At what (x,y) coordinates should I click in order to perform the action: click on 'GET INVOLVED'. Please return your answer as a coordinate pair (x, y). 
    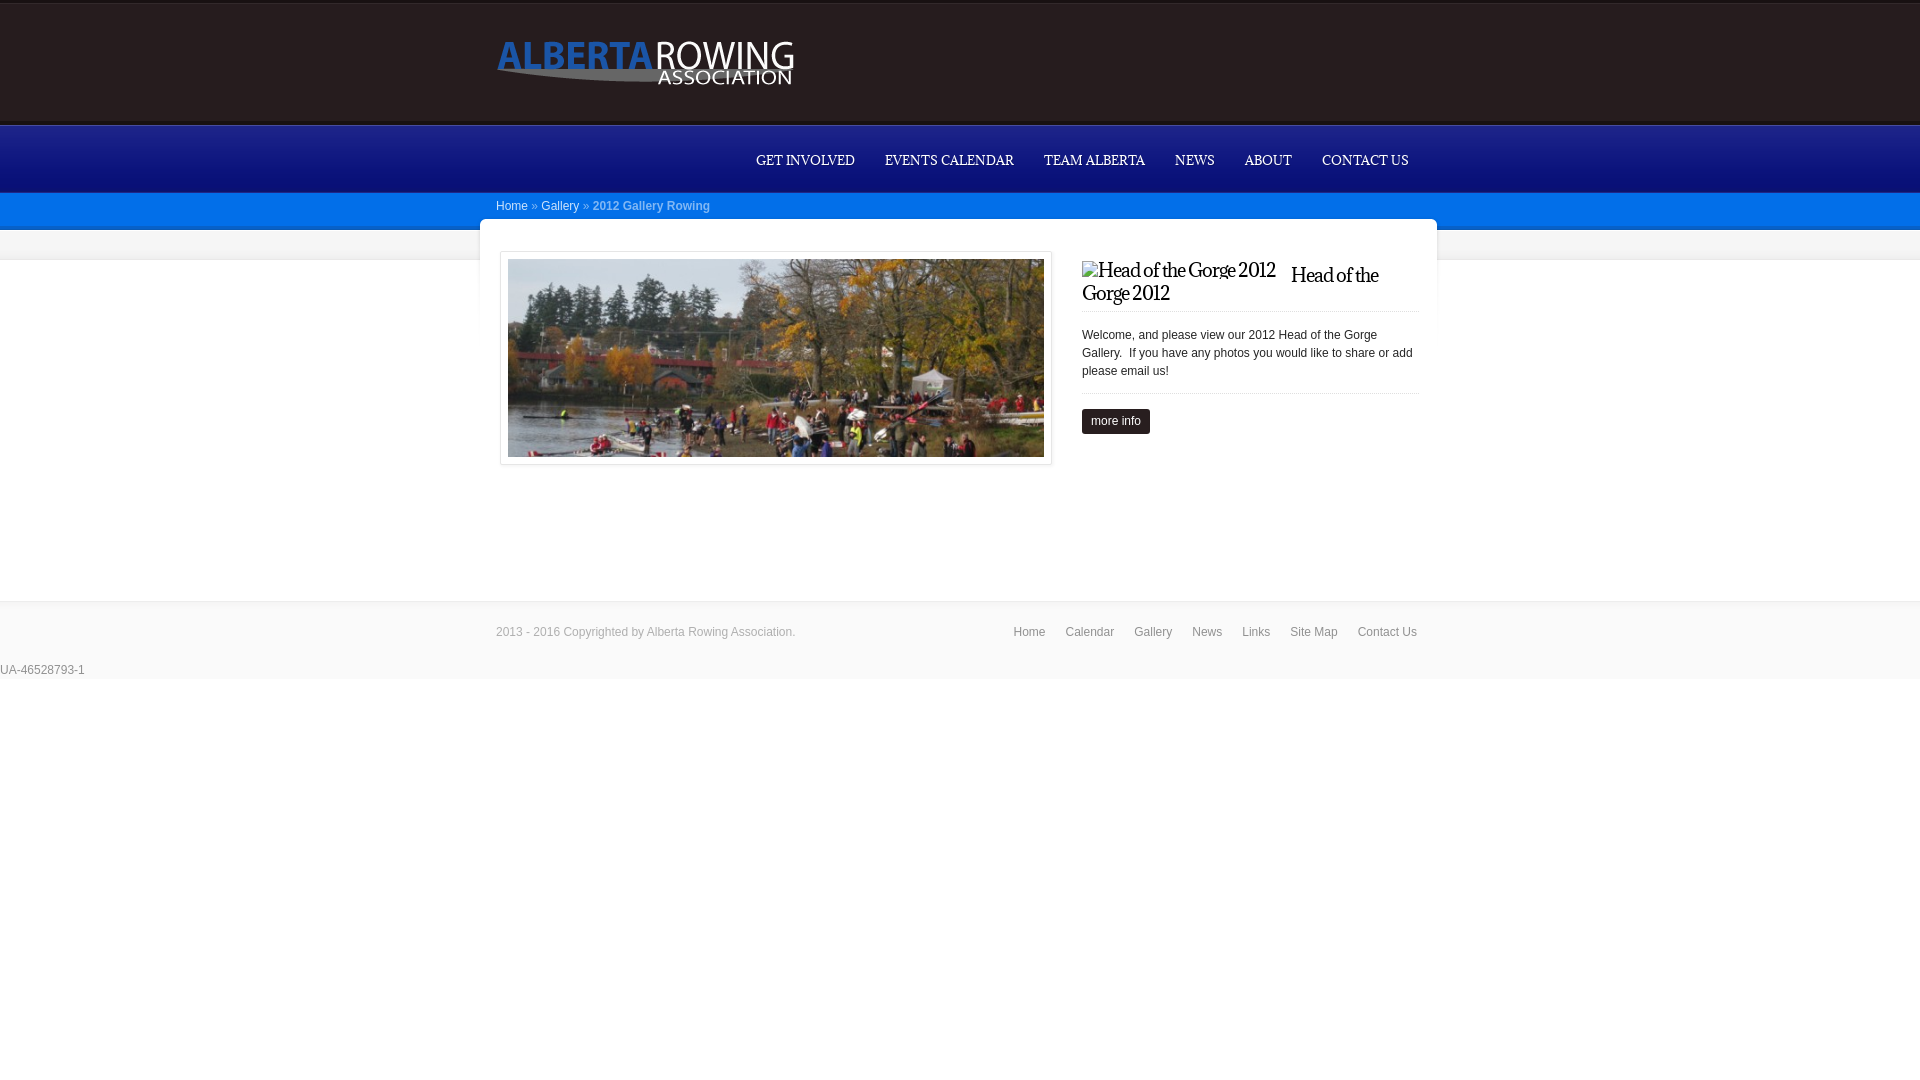
    Looking at the image, I should click on (739, 158).